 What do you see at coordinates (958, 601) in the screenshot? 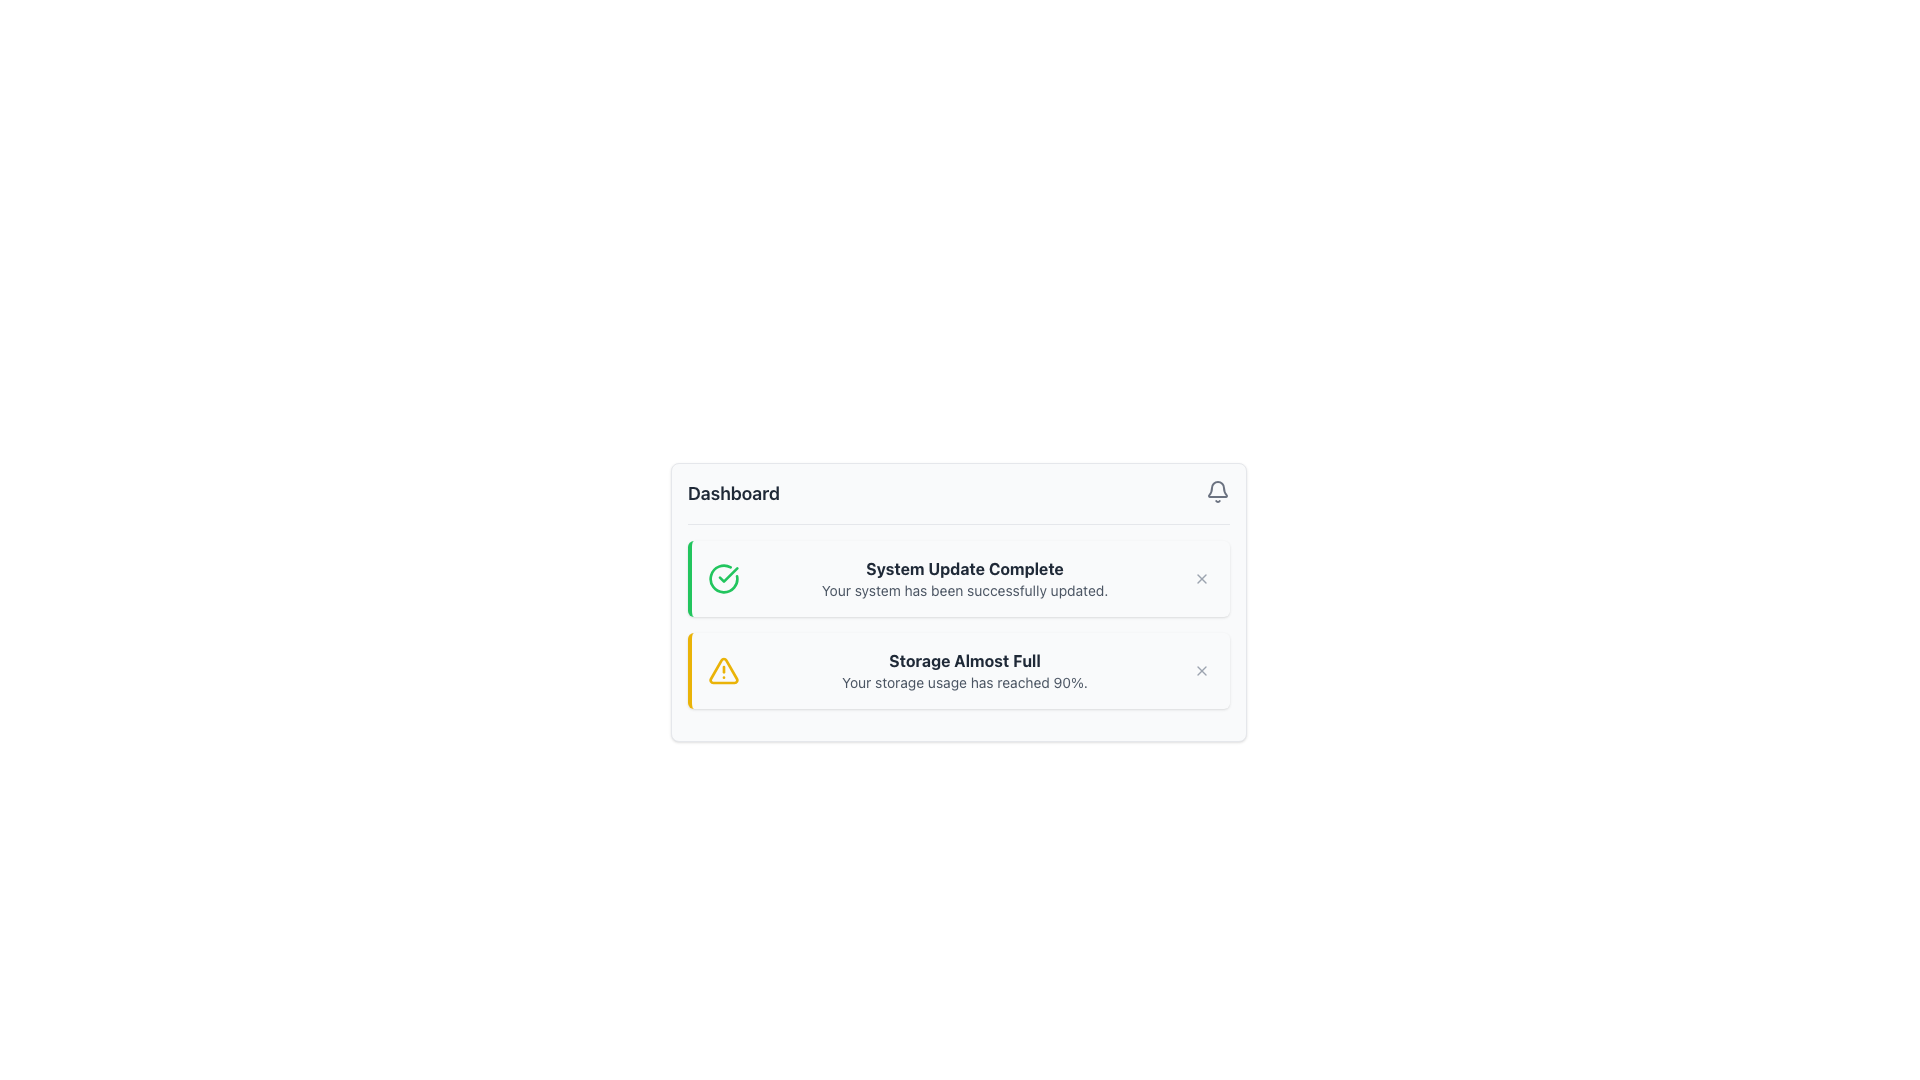
I see `information displayed in the notification card titled 'System Update Complete' which contains a description stating 'Your system has been successfully updated.'` at bounding box center [958, 601].